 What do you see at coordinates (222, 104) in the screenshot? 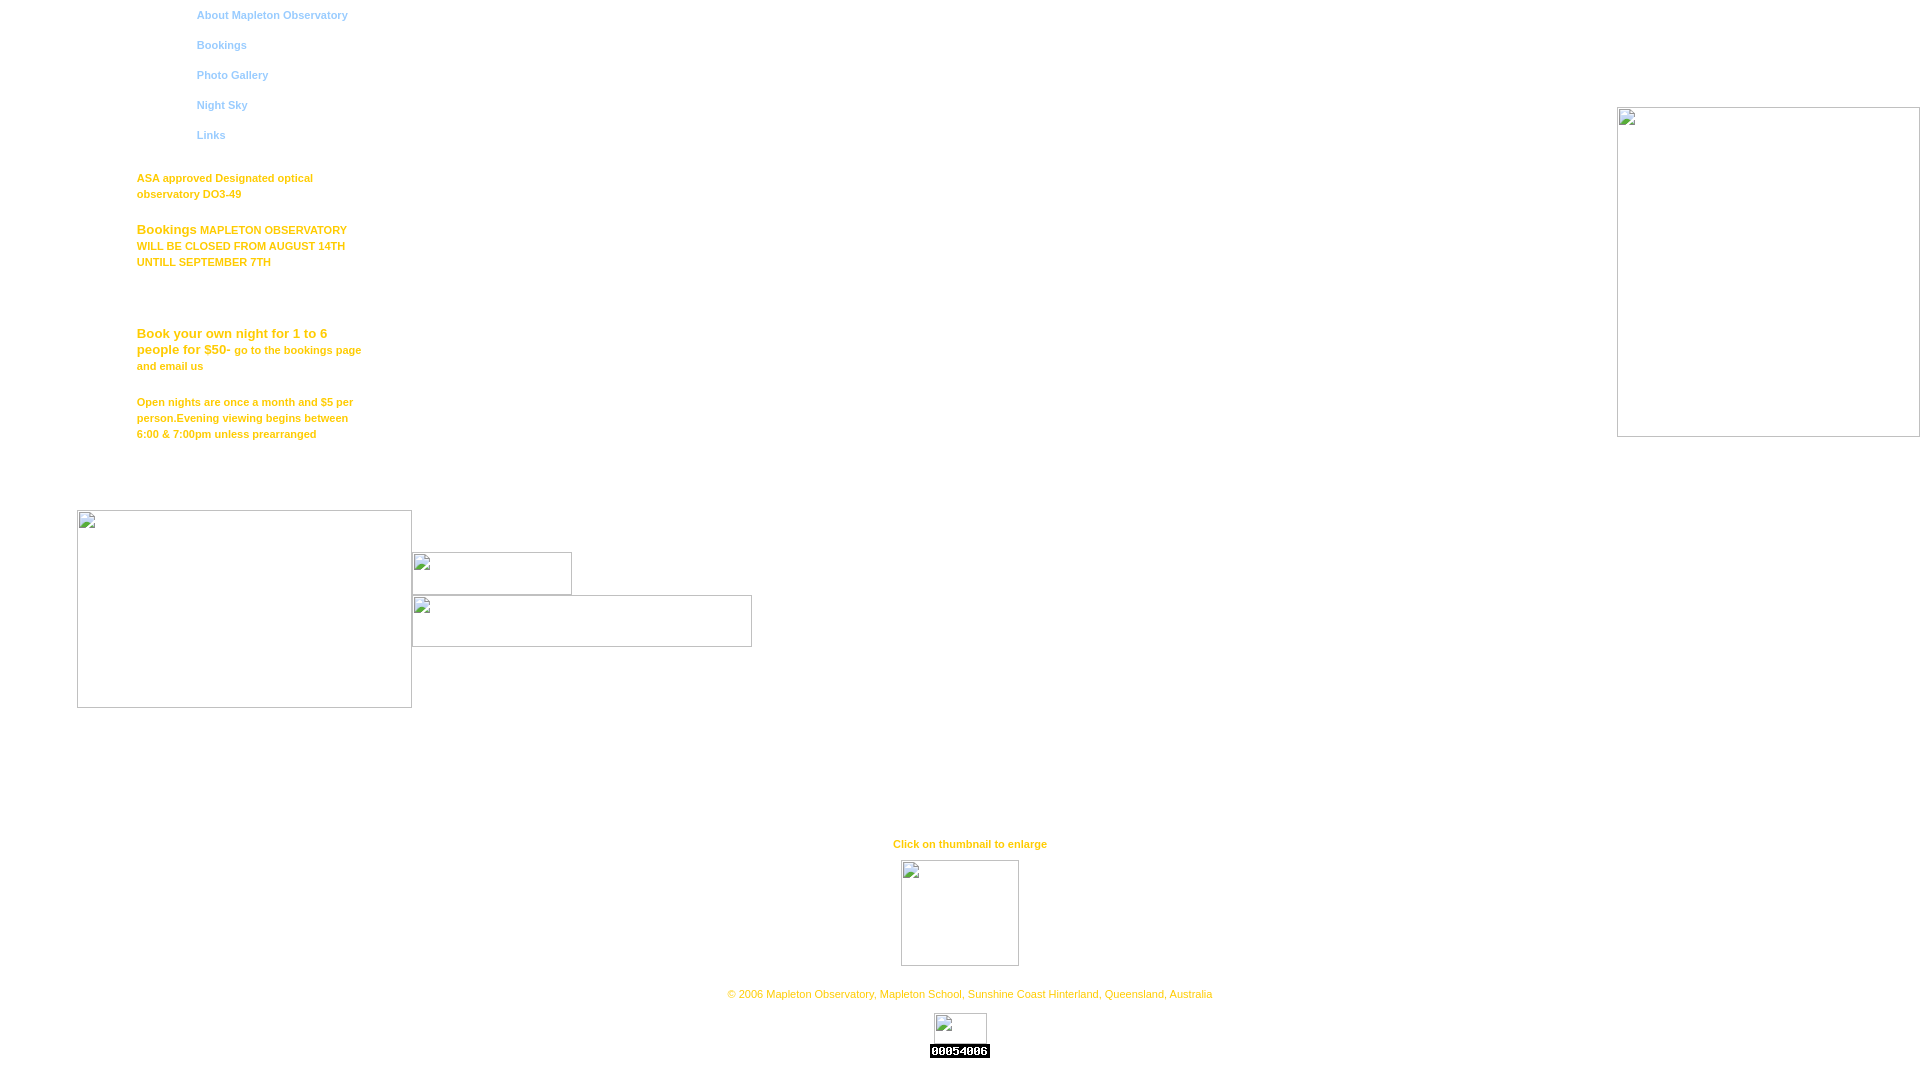
I see `'Night Sky'` at bounding box center [222, 104].